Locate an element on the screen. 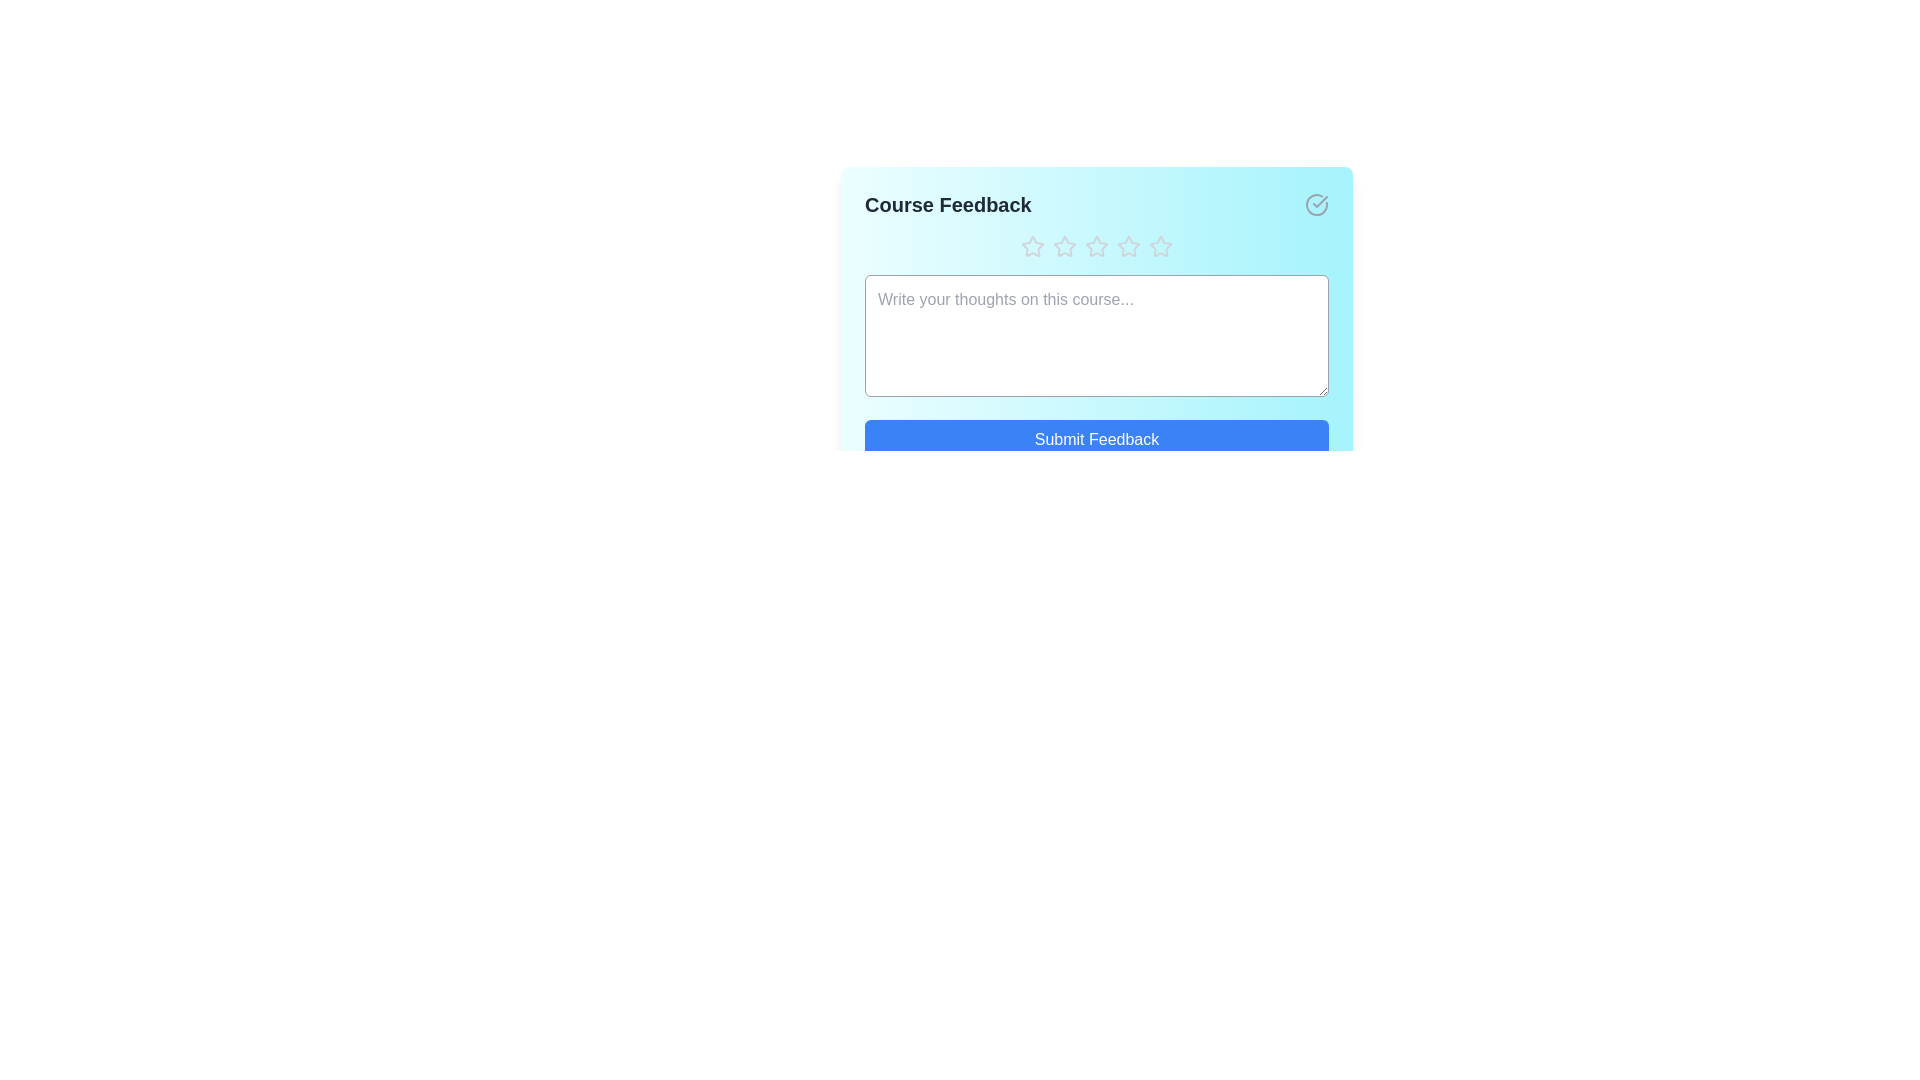 This screenshot has width=1920, height=1080. the 'Submit Feedback' button to submit the entered feedback is located at coordinates (1096, 438).